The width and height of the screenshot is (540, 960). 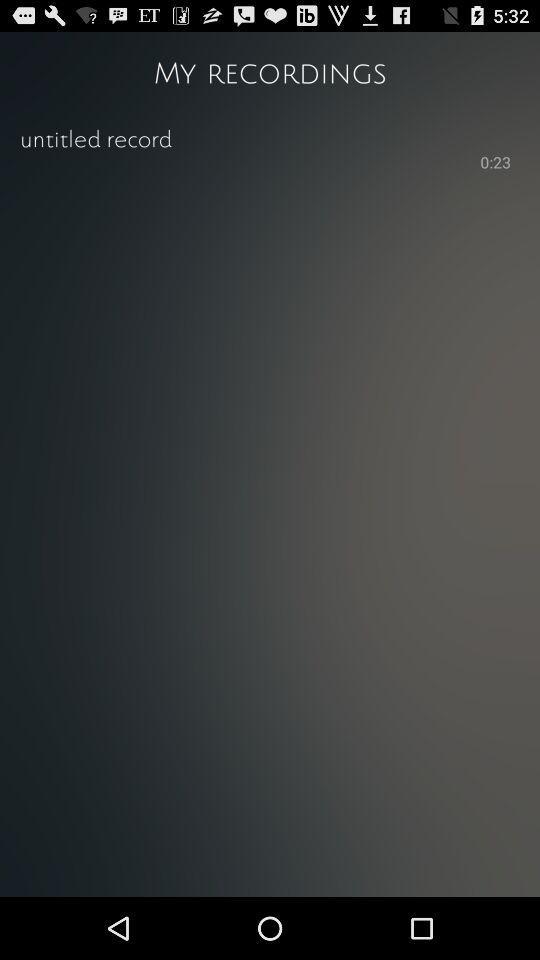 I want to click on the item next to 0:23 item, so click(x=248, y=160).